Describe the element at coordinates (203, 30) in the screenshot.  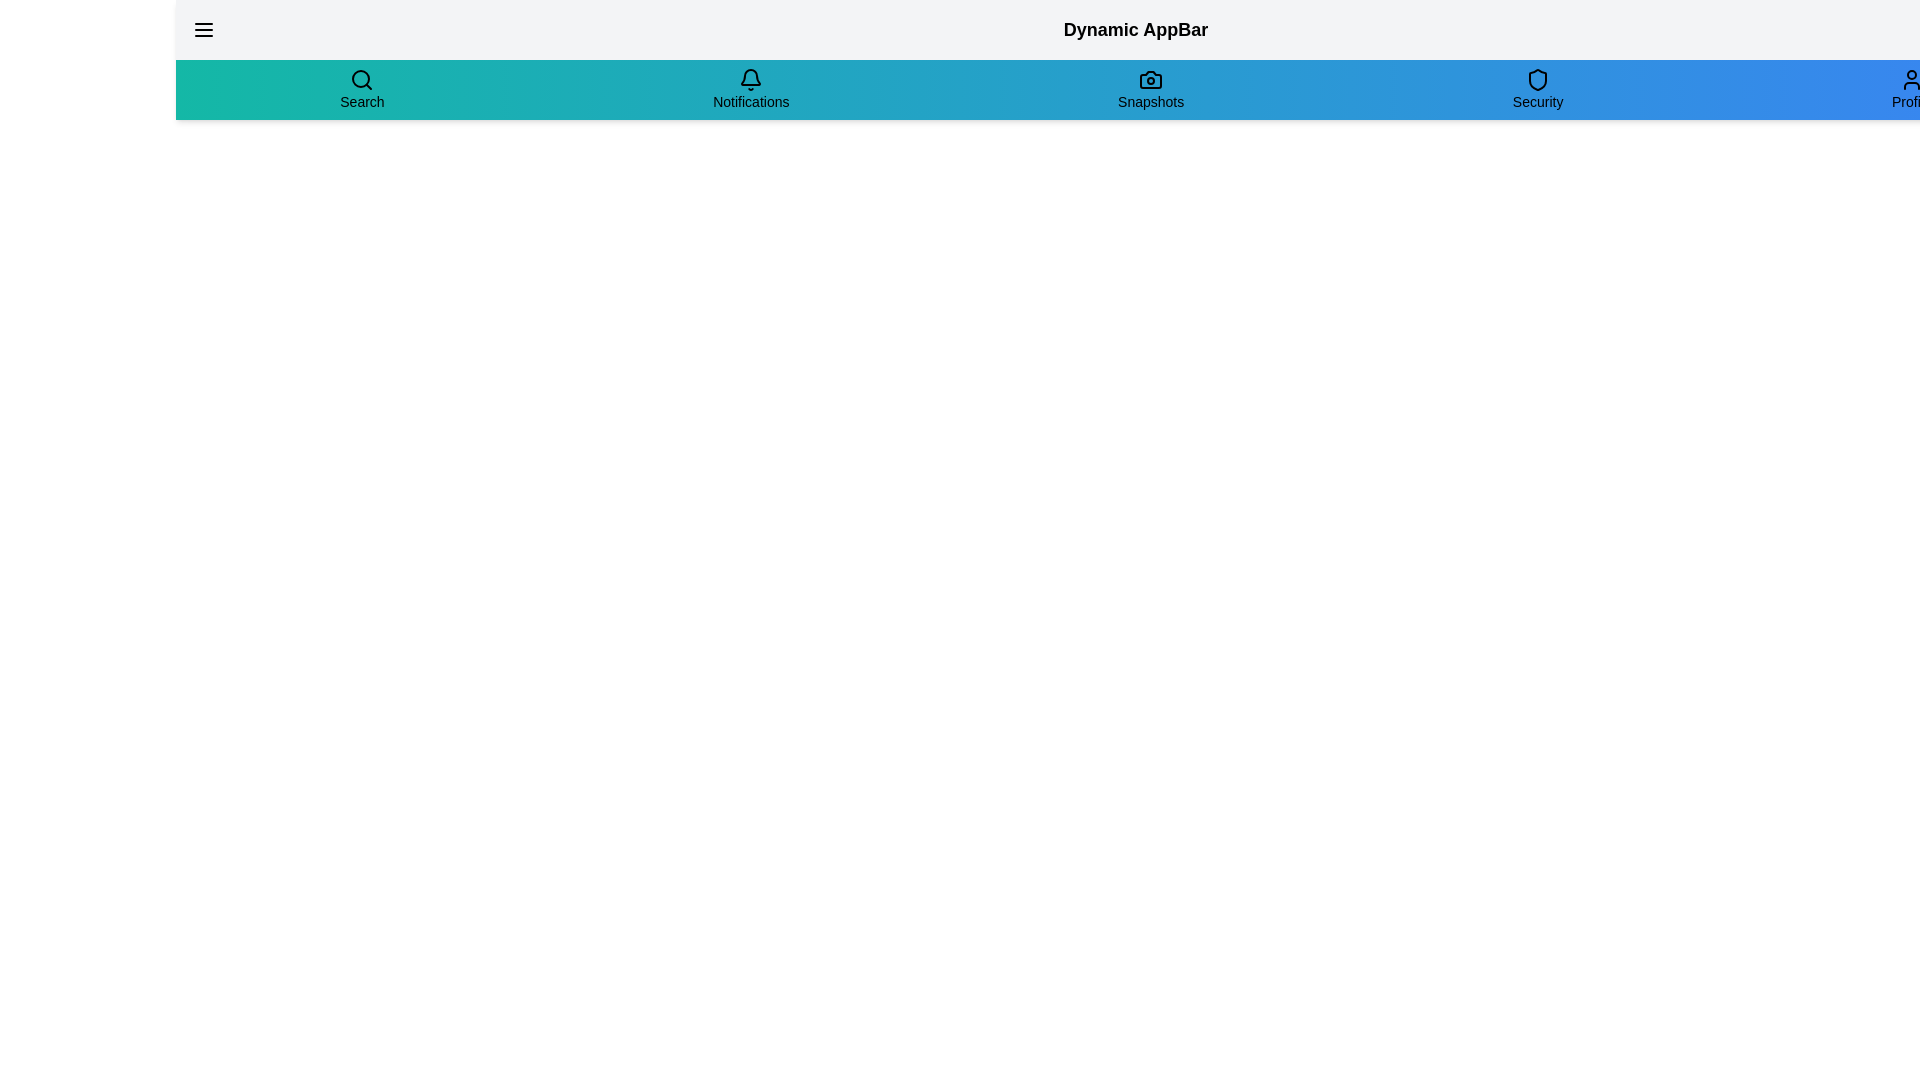
I see `the menu button to toggle the menu expansion state` at that location.